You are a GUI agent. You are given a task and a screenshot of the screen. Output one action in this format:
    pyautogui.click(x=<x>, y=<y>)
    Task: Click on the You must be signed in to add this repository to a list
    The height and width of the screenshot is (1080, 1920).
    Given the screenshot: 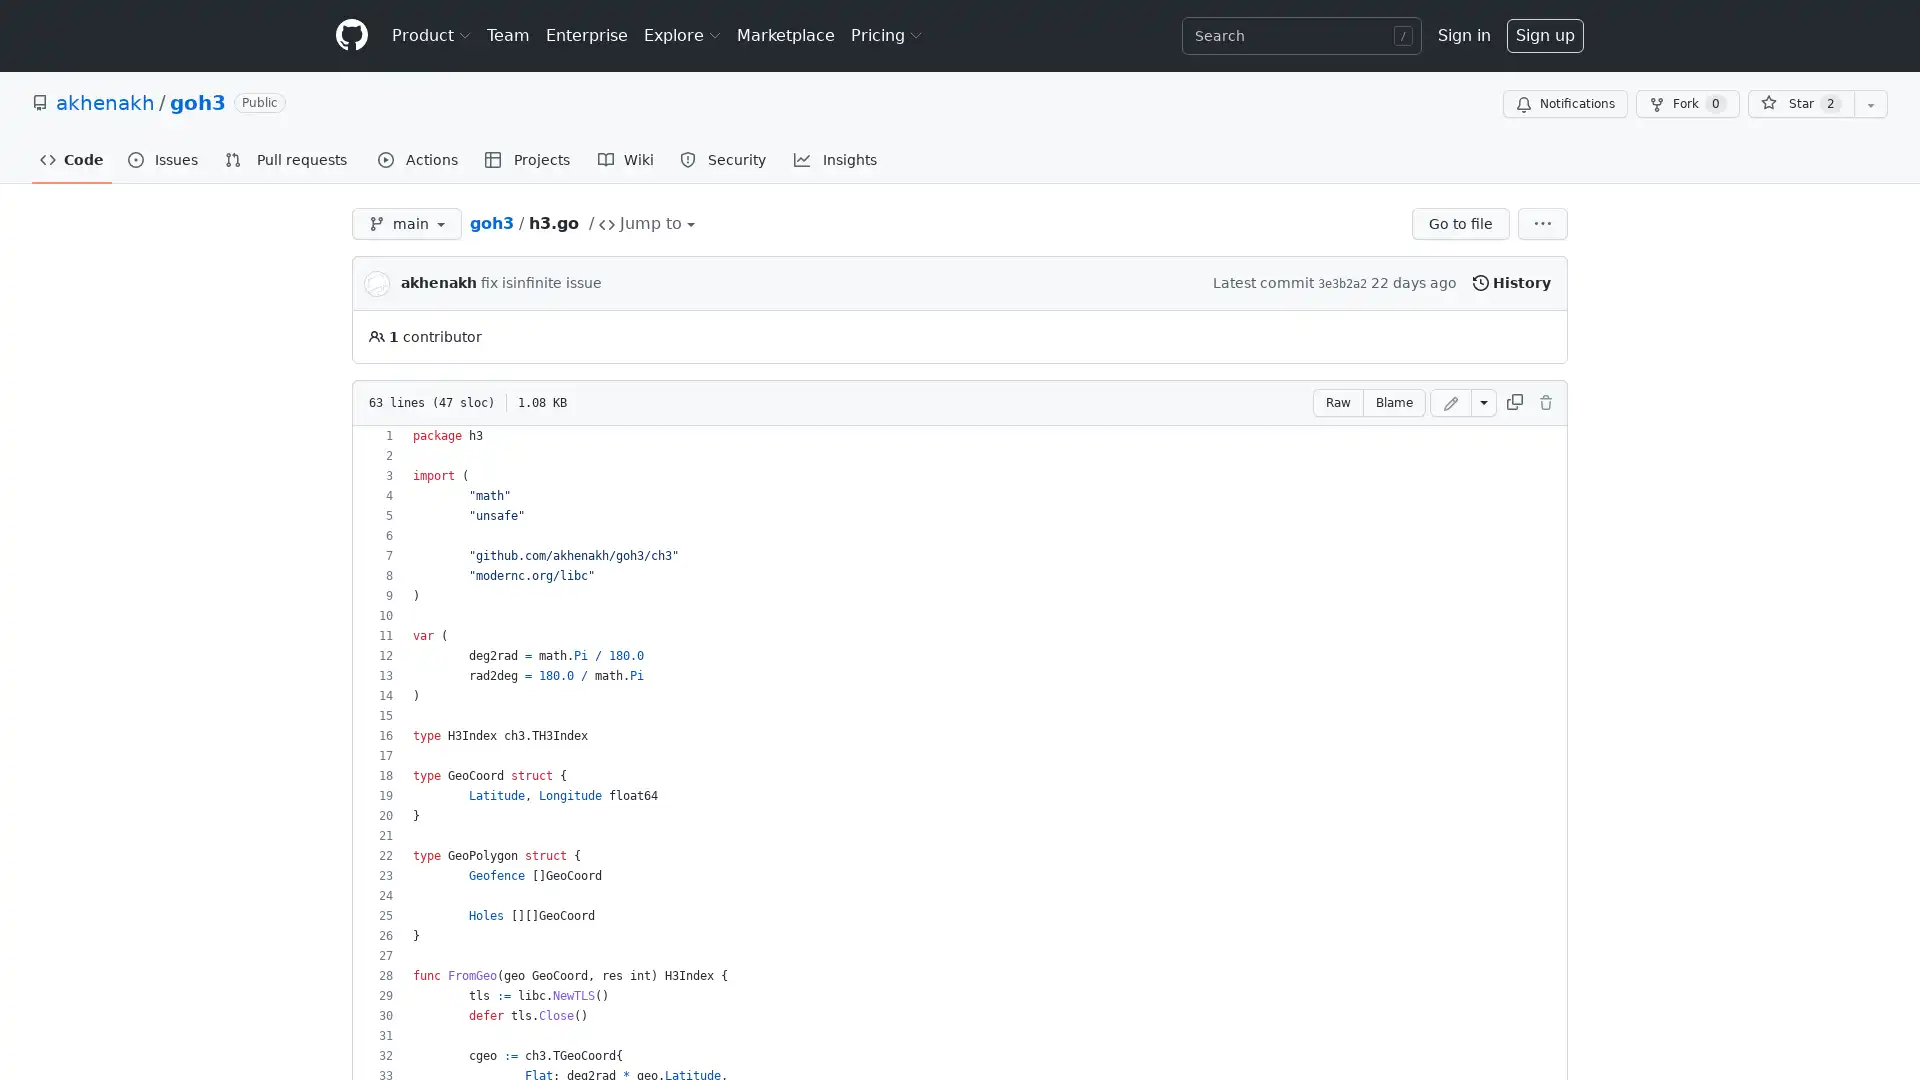 What is the action you would take?
    pyautogui.click(x=1870, y=104)
    